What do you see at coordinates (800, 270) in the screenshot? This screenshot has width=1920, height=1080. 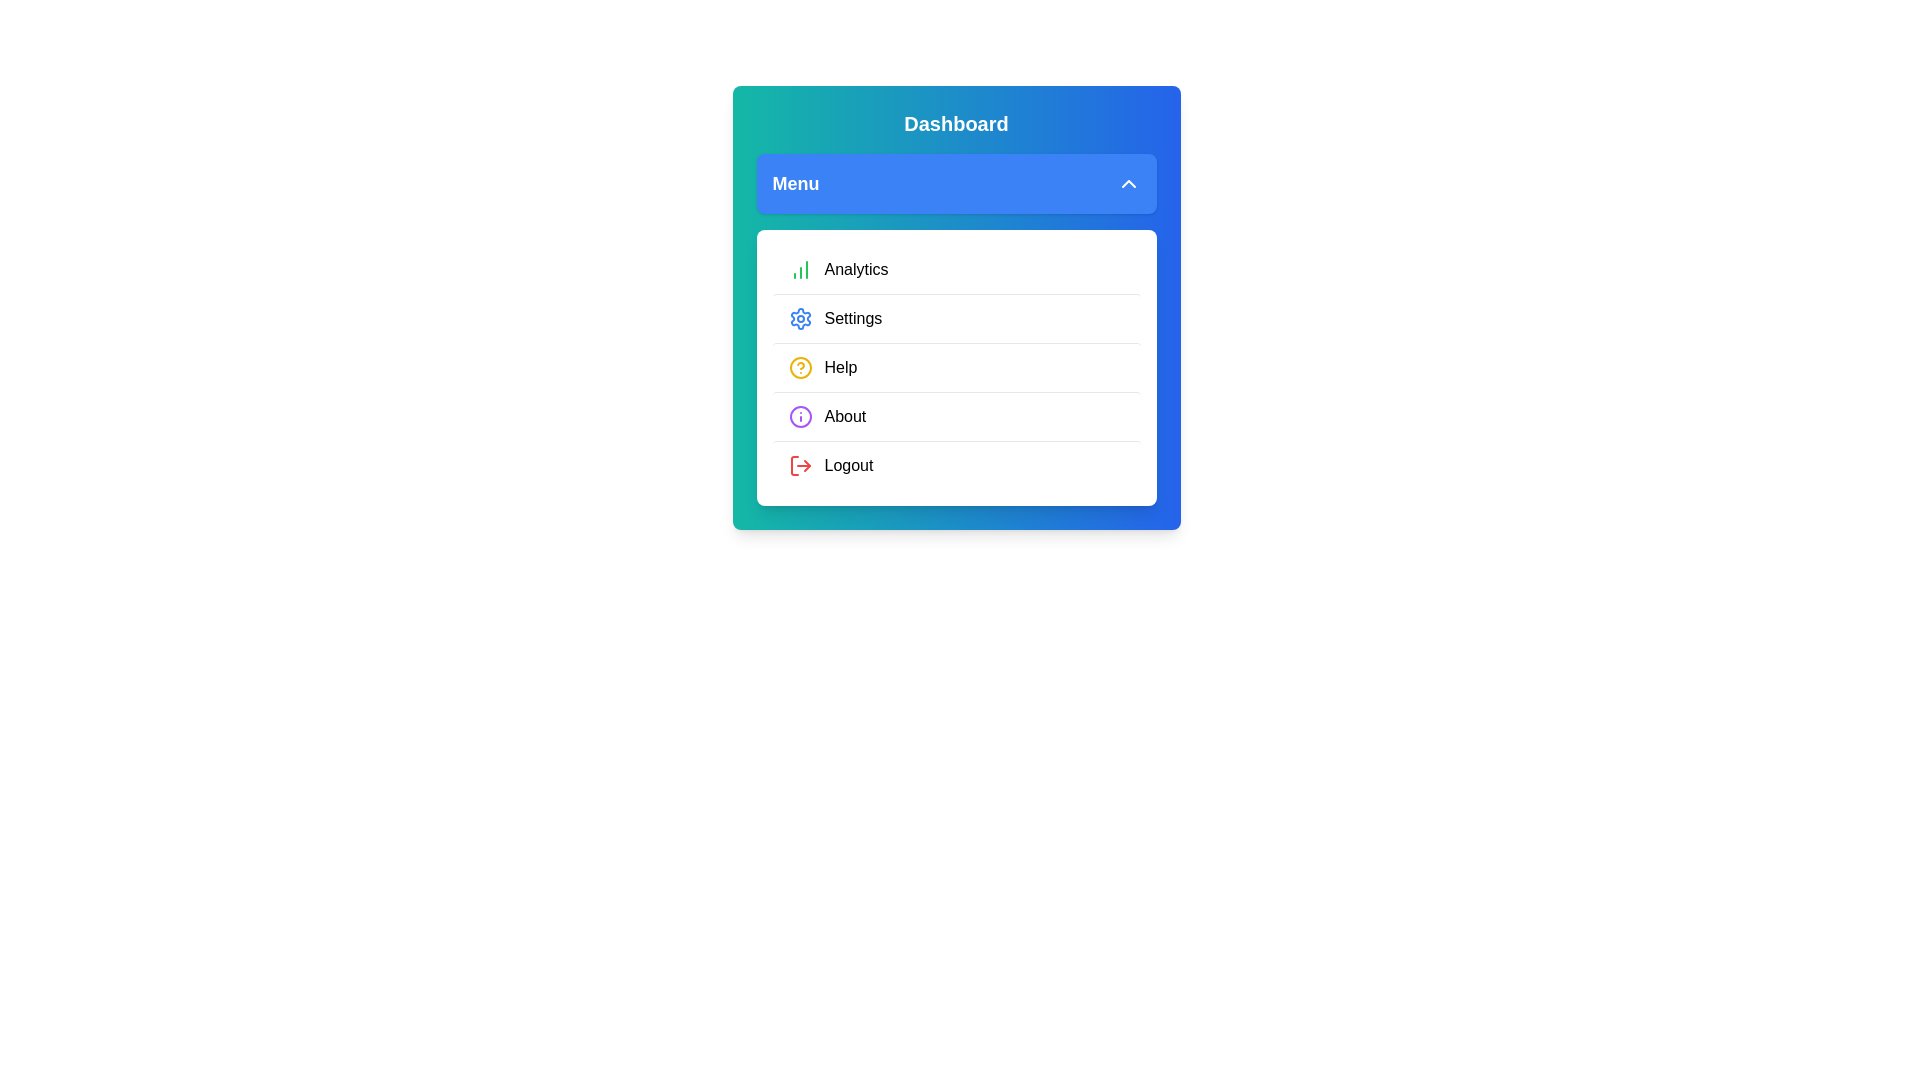 I see `the 'Analytics' icon located in the first entry of the dropdown menu, which serves as a visual cue for the 'Analytics' option` at bounding box center [800, 270].